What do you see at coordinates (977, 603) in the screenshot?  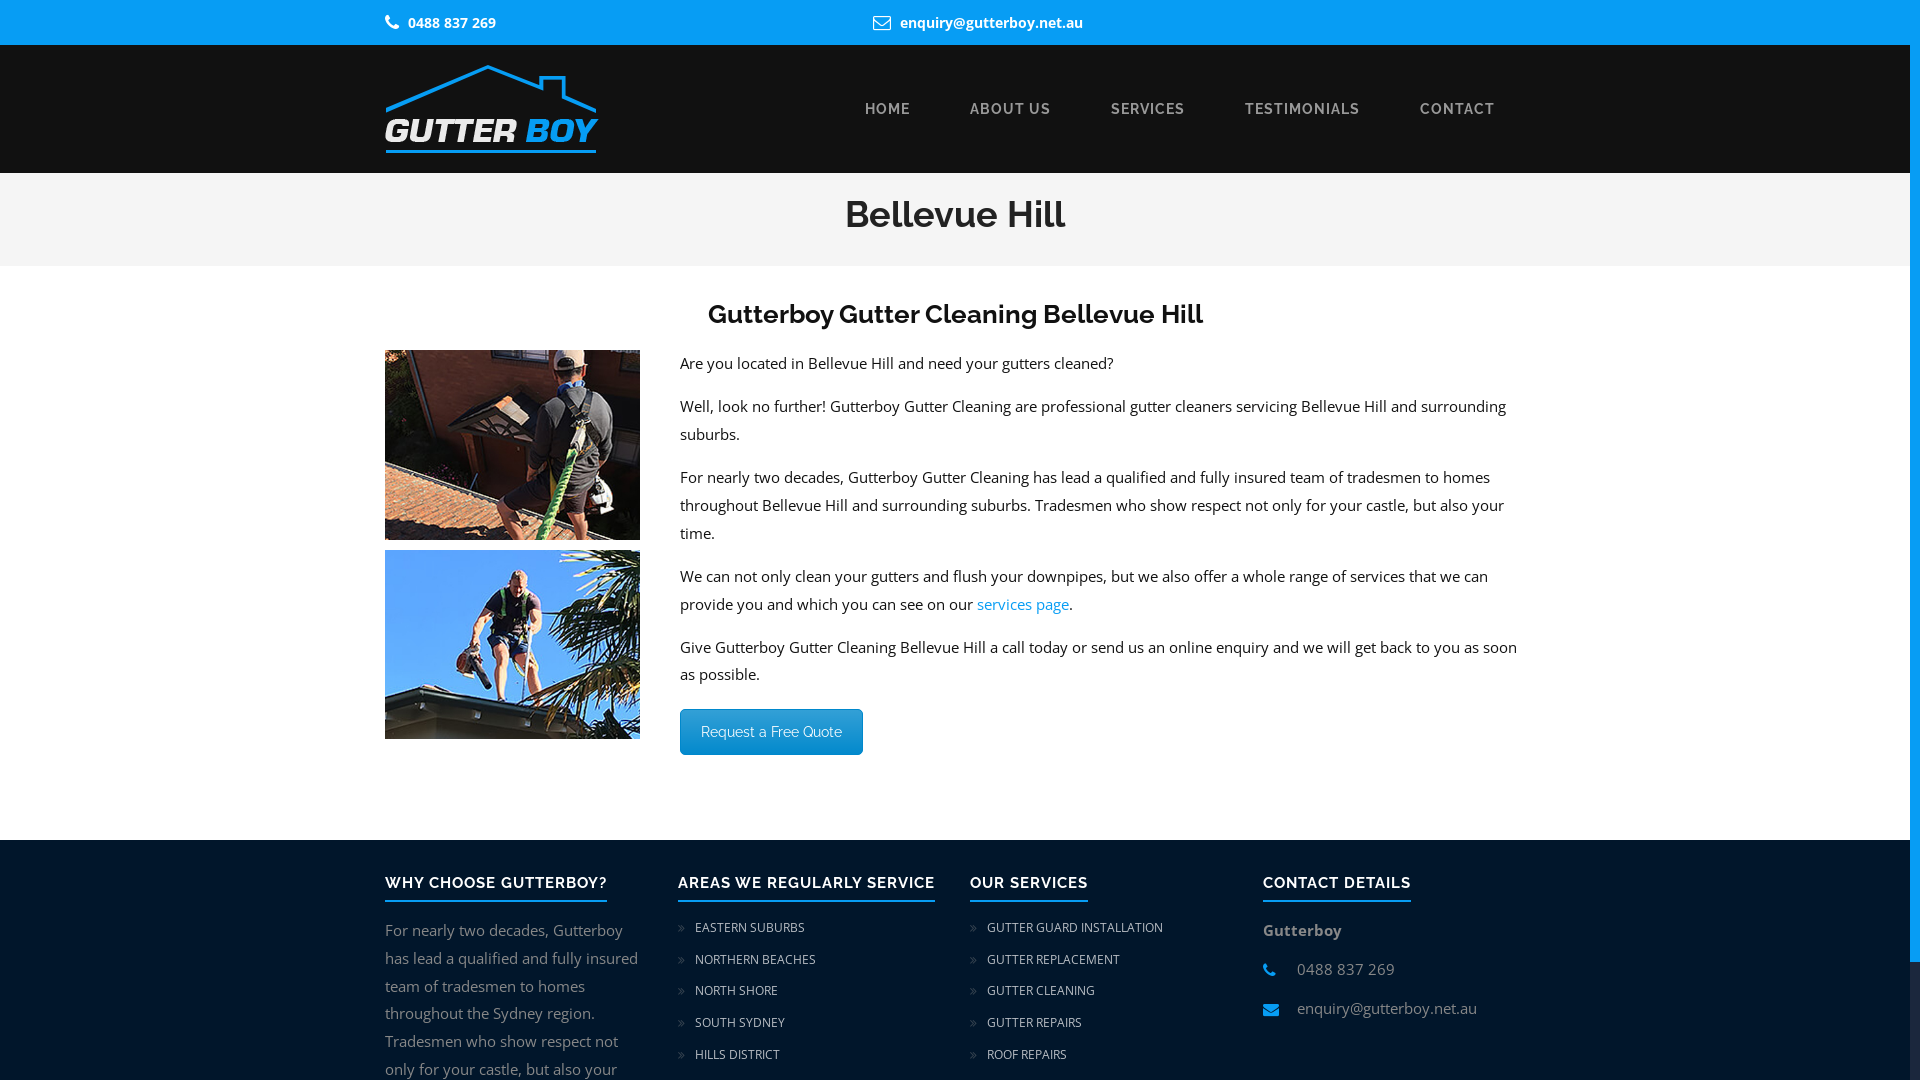 I see `'services page'` at bounding box center [977, 603].